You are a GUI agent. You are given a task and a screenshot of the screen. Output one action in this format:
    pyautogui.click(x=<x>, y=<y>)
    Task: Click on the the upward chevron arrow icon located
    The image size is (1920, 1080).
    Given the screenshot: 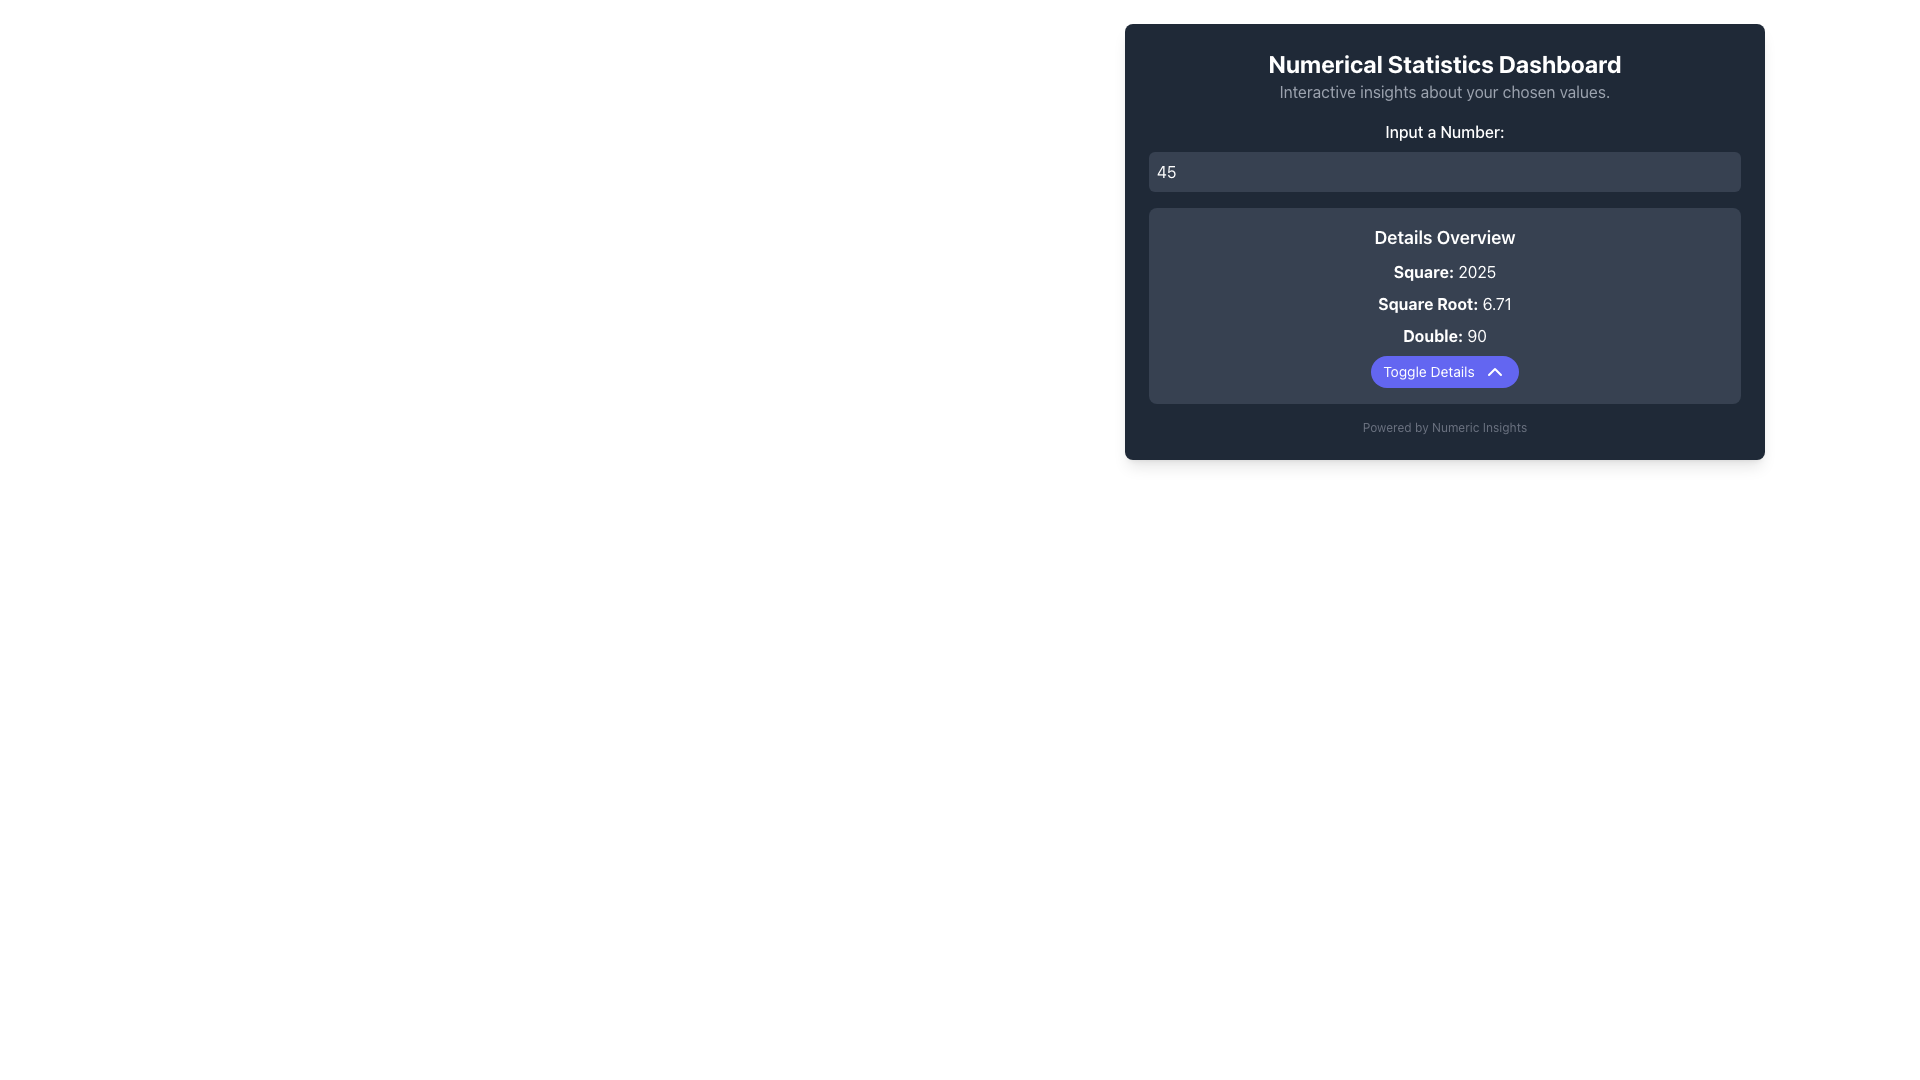 What is the action you would take?
    pyautogui.click(x=1494, y=371)
    